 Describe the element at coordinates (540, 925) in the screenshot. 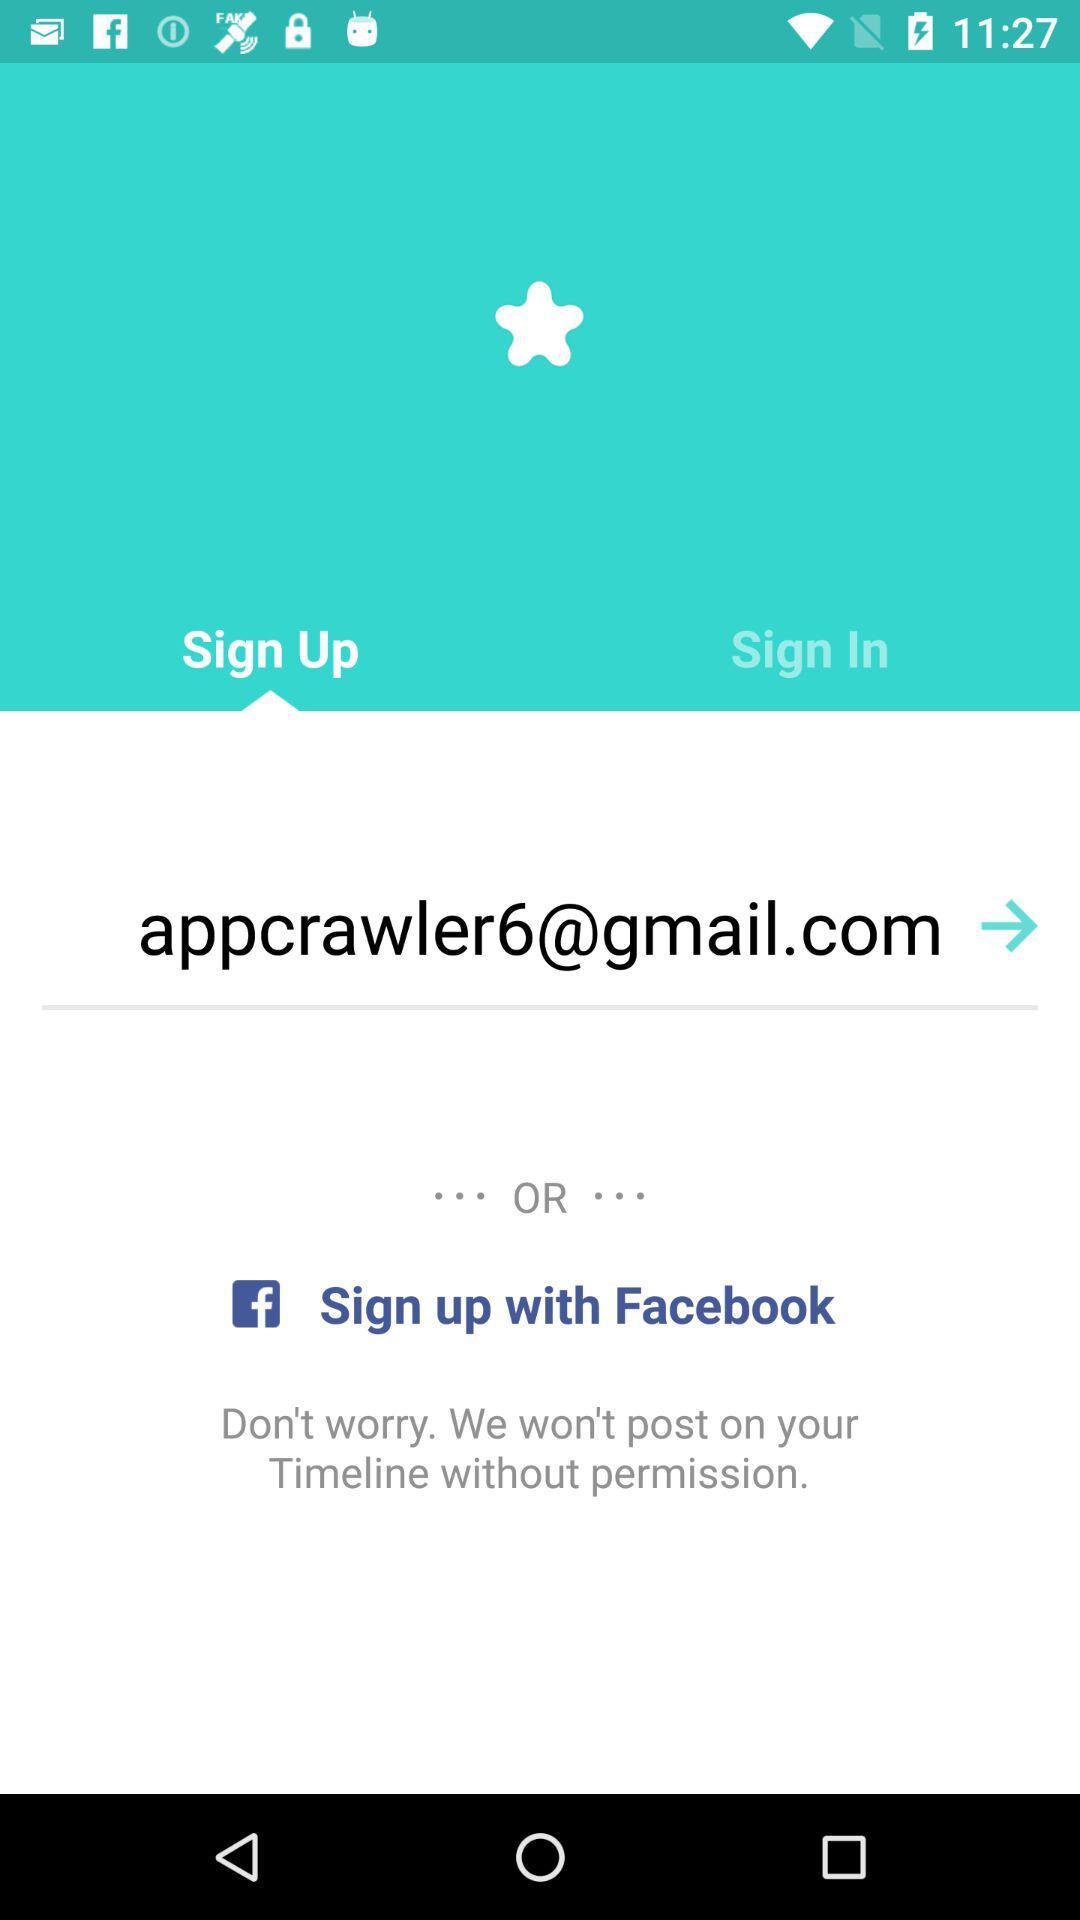

I see `the icon below the sign up` at that location.